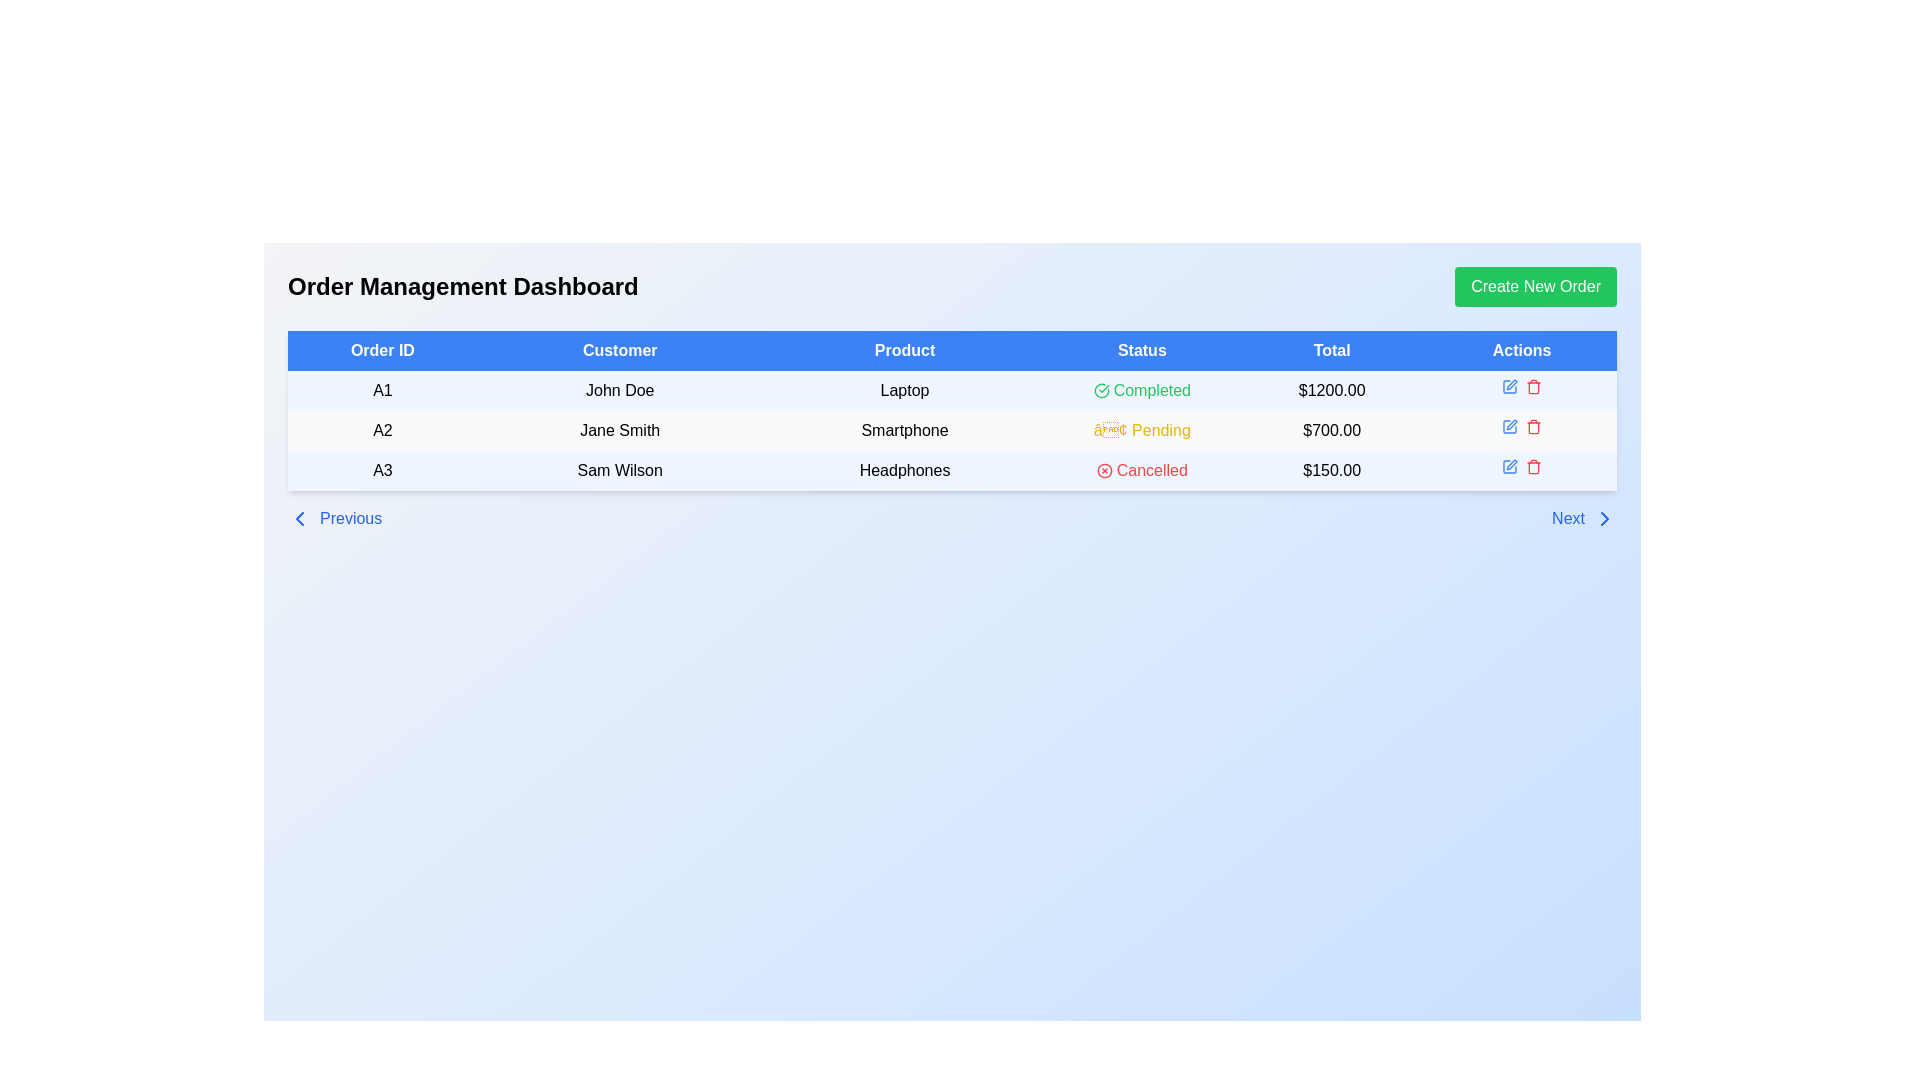 This screenshot has width=1920, height=1080. I want to click on the Text label displaying the name of the customer associated with the order in the 'Customer' column of the third row of the table, so click(619, 470).